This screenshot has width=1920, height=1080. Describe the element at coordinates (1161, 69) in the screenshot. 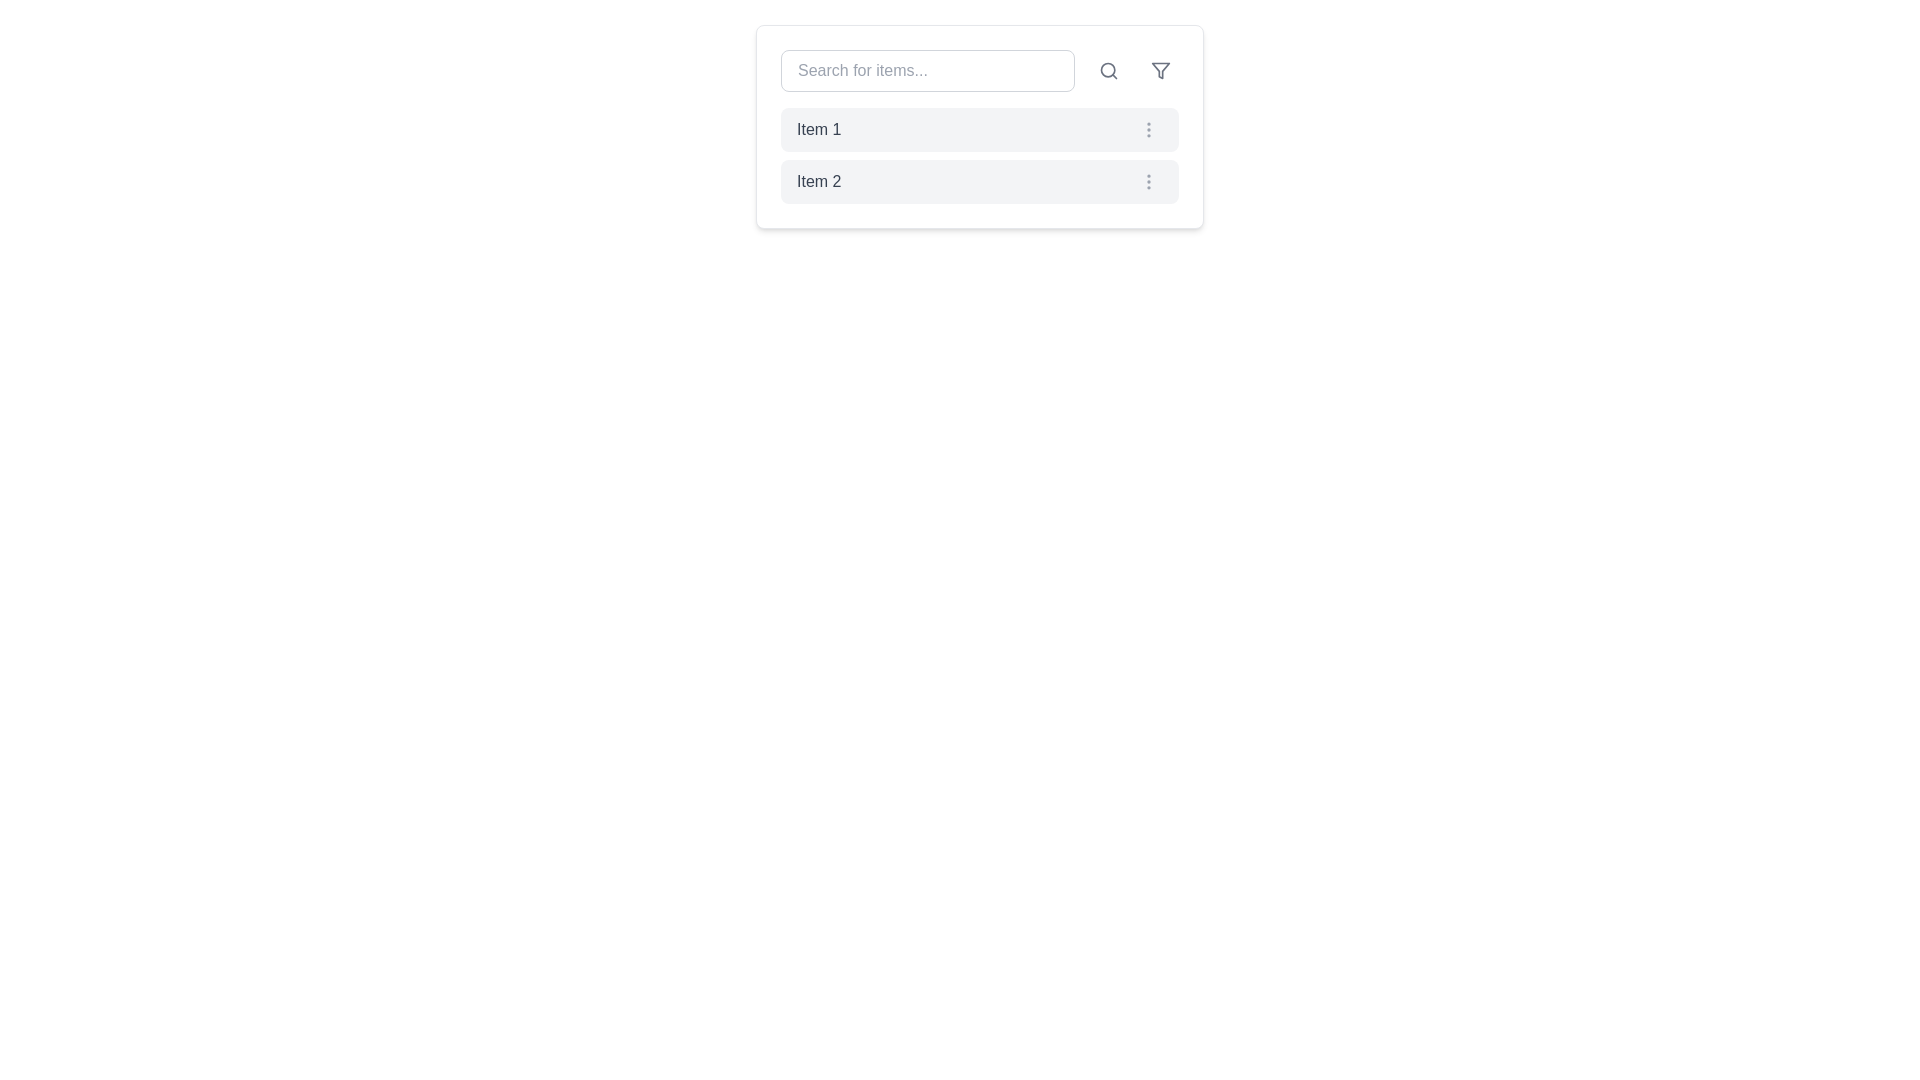

I see `the filter icon located in the top-right corner of the primary interface, adjacent to the search bar` at that location.